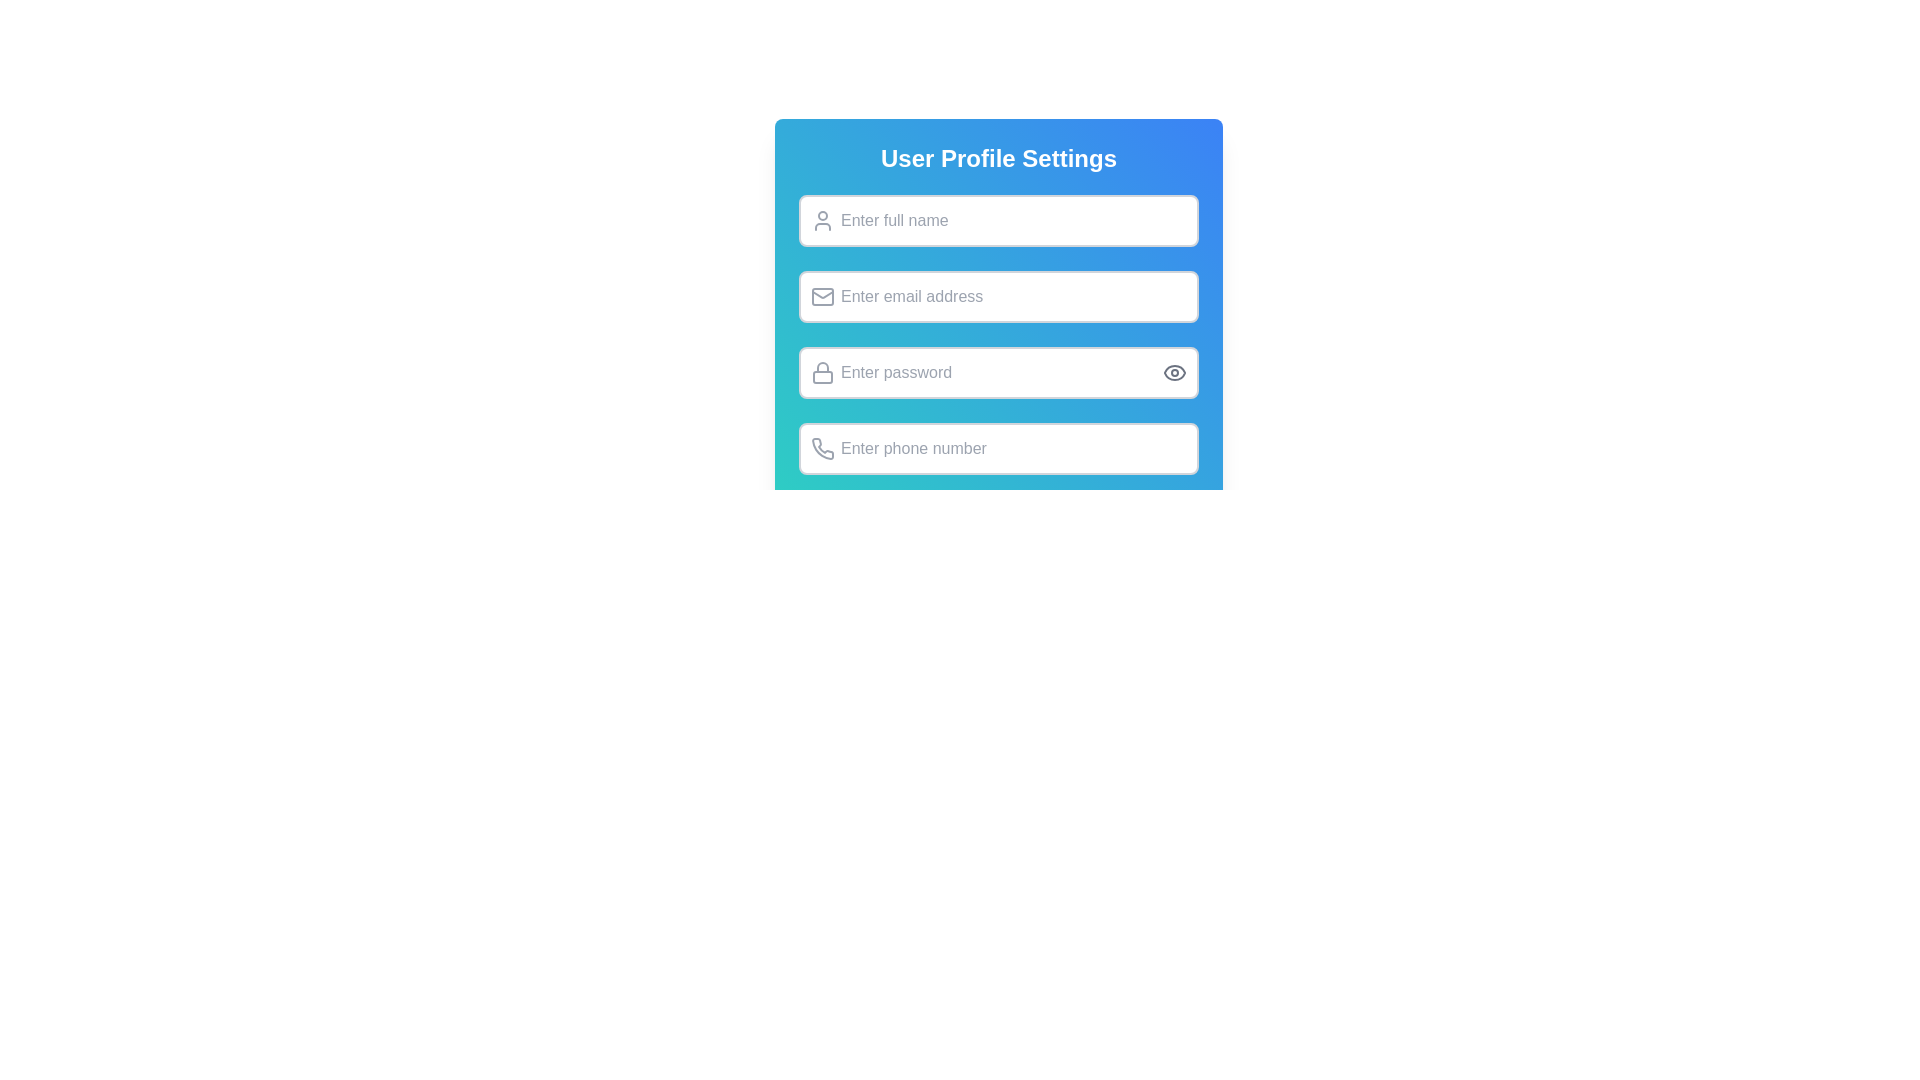 This screenshot has height=1080, width=1920. Describe the element at coordinates (822, 373) in the screenshot. I see `the password protection indicator icon located on the left side of the password input field, which visually indicates that the field is password-protected` at that location.